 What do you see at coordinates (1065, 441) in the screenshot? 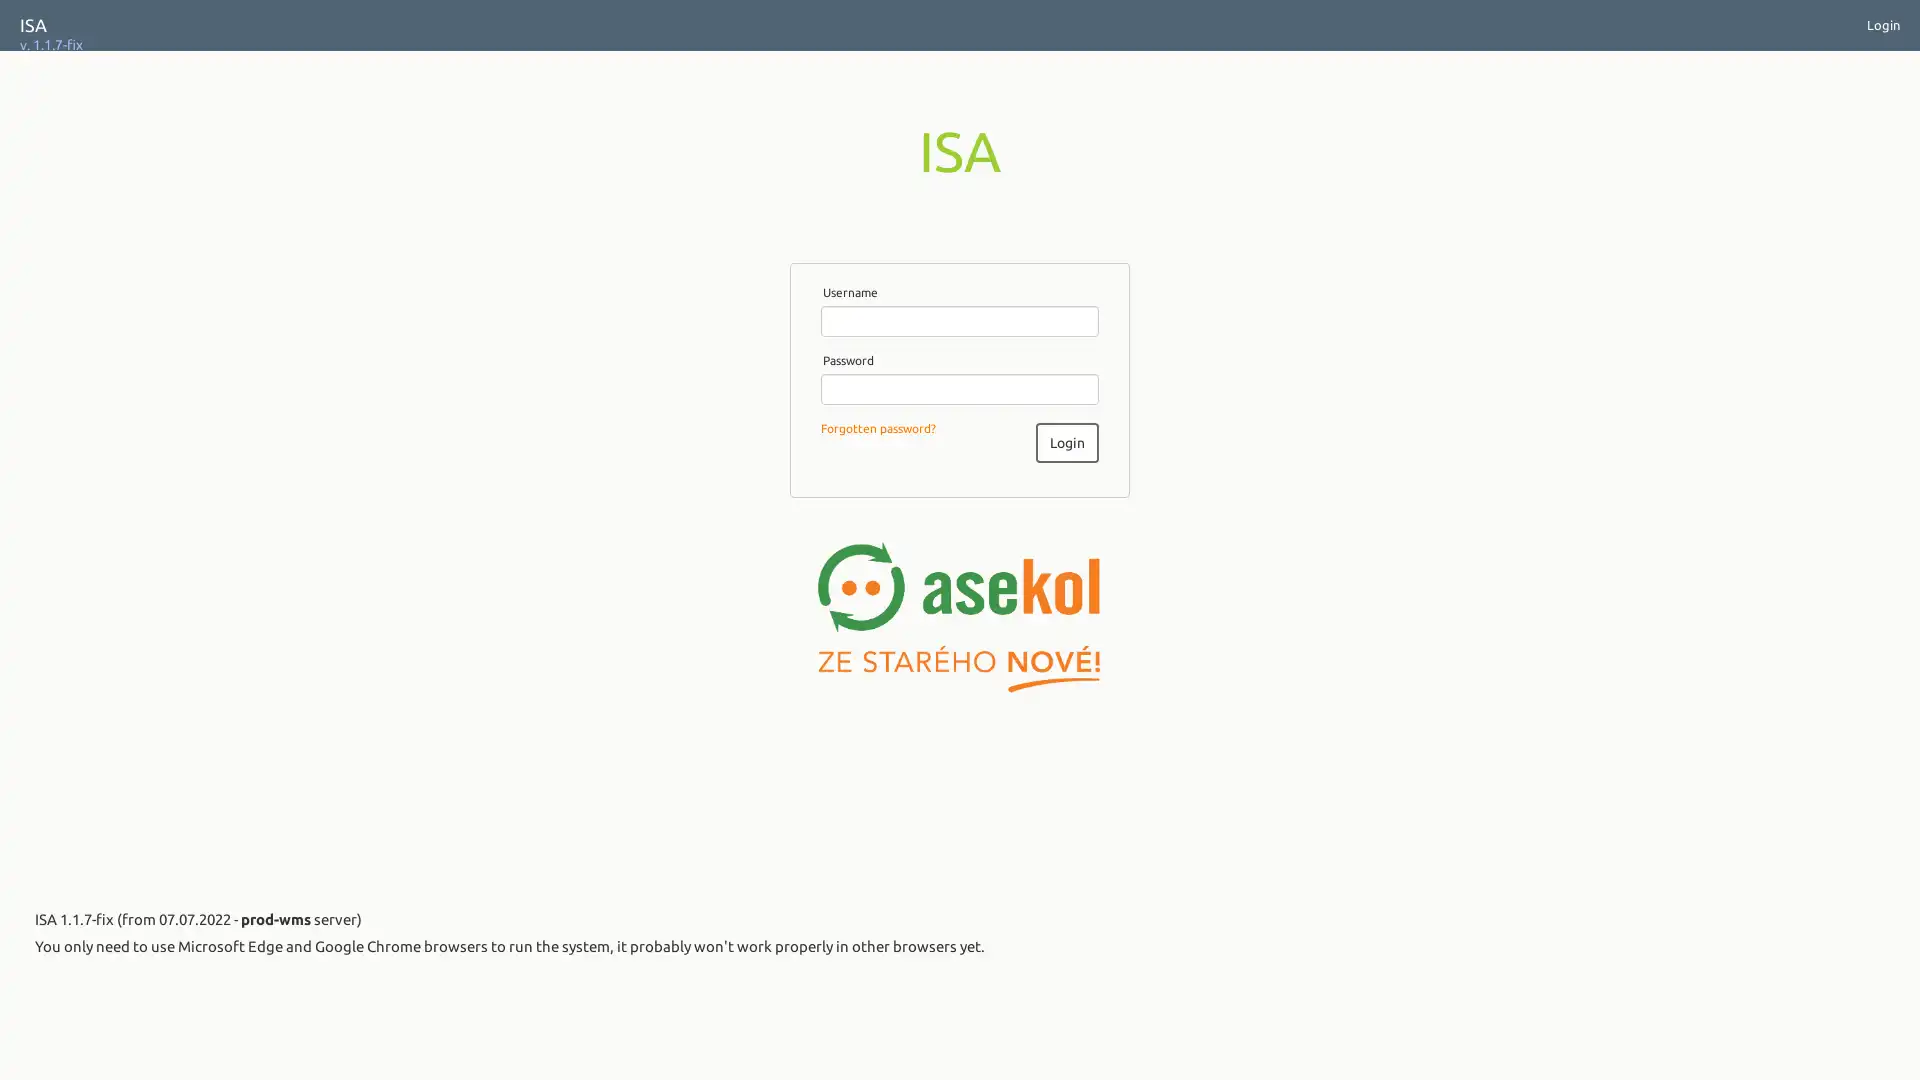
I see `Login` at bounding box center [1065, 441].